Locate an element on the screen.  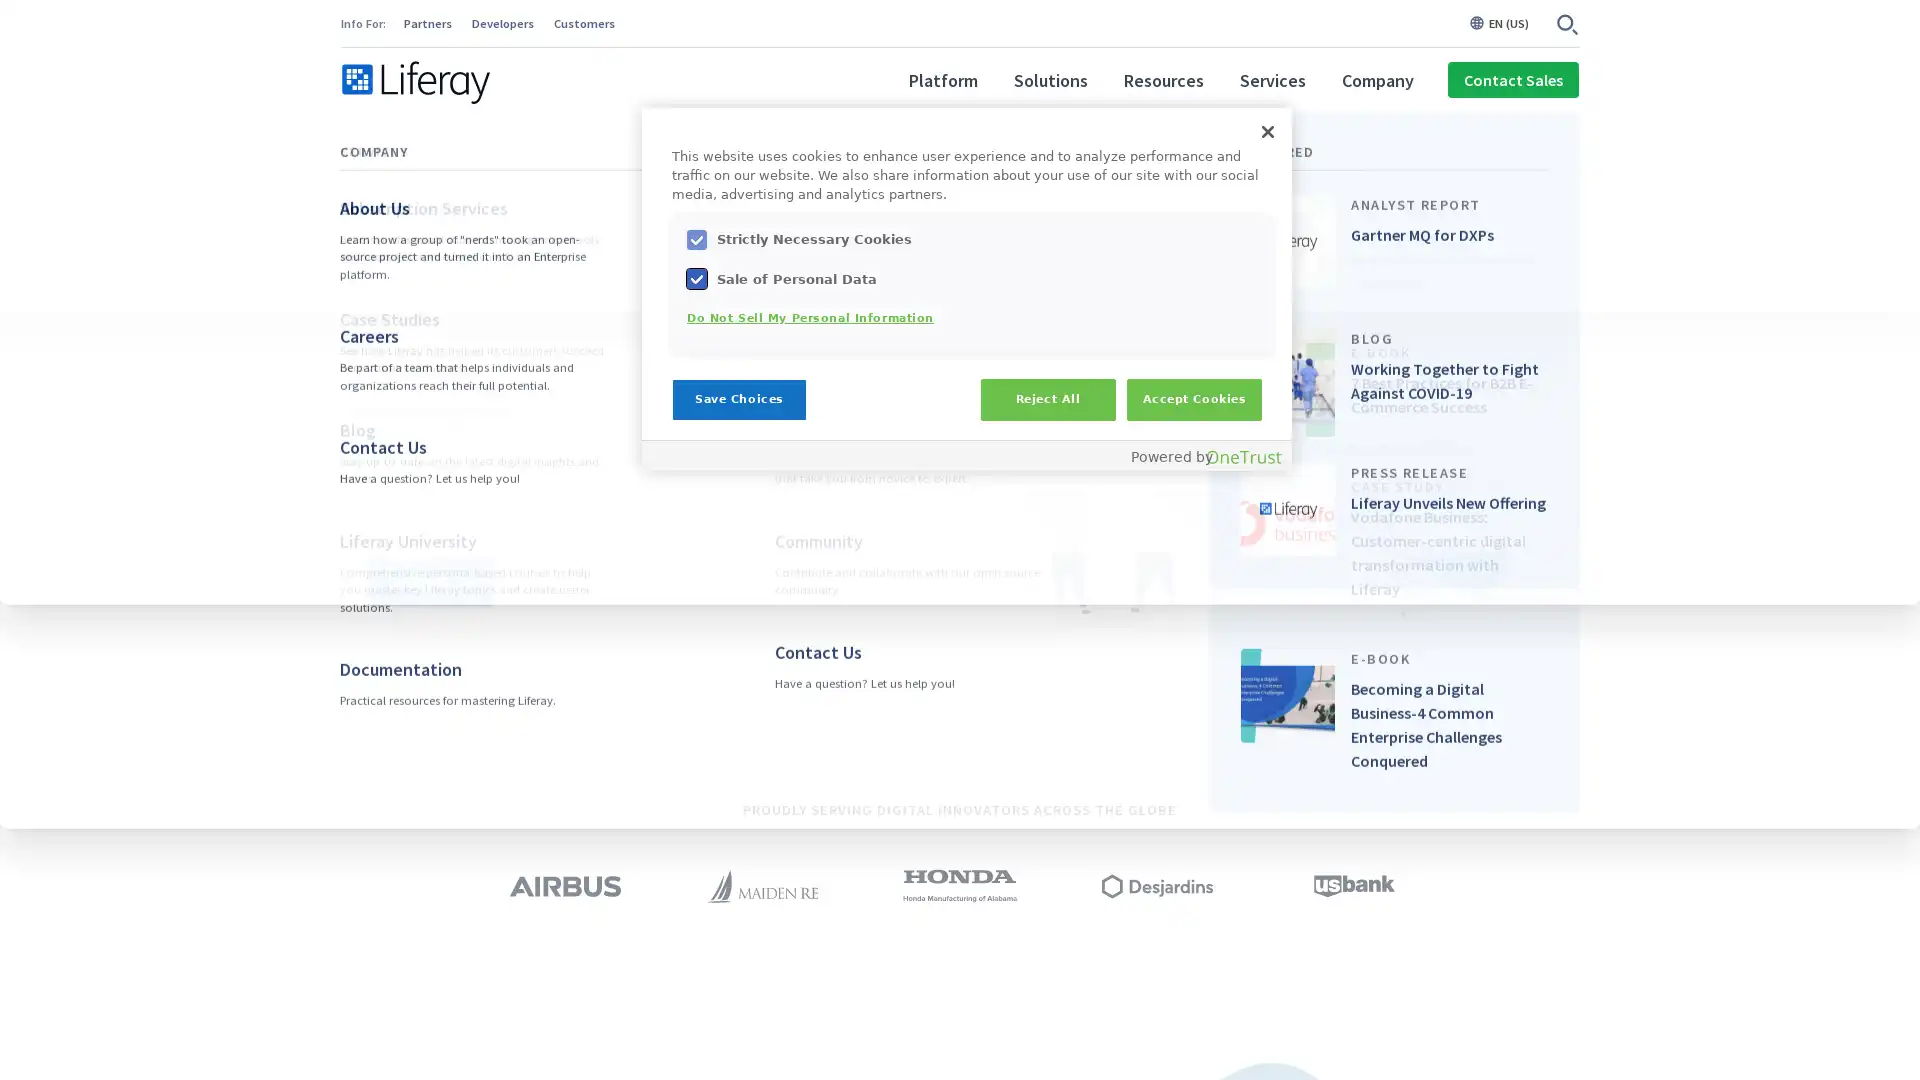
Do Not Sell My Personal Information is located at coordinates (810, 317).